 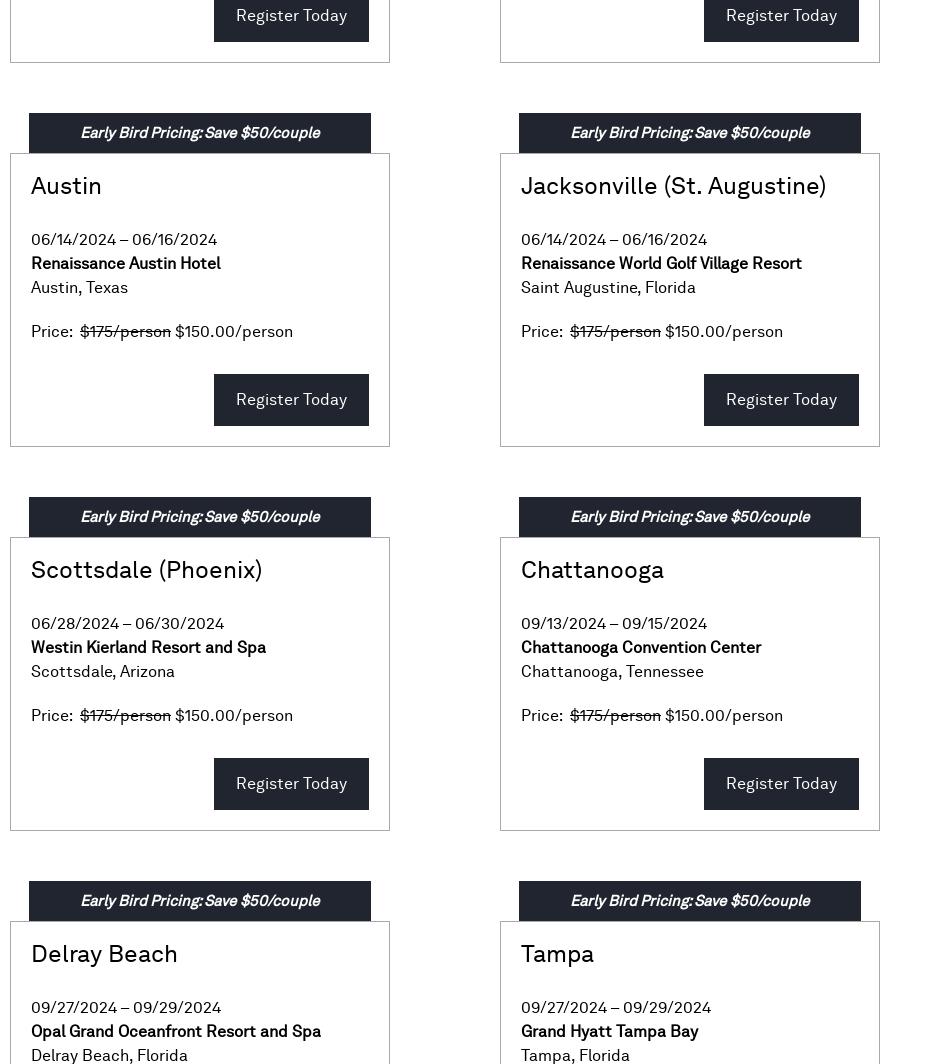 I want to click on 'Chattanooga Convention Center', so click(x=640, y=647).